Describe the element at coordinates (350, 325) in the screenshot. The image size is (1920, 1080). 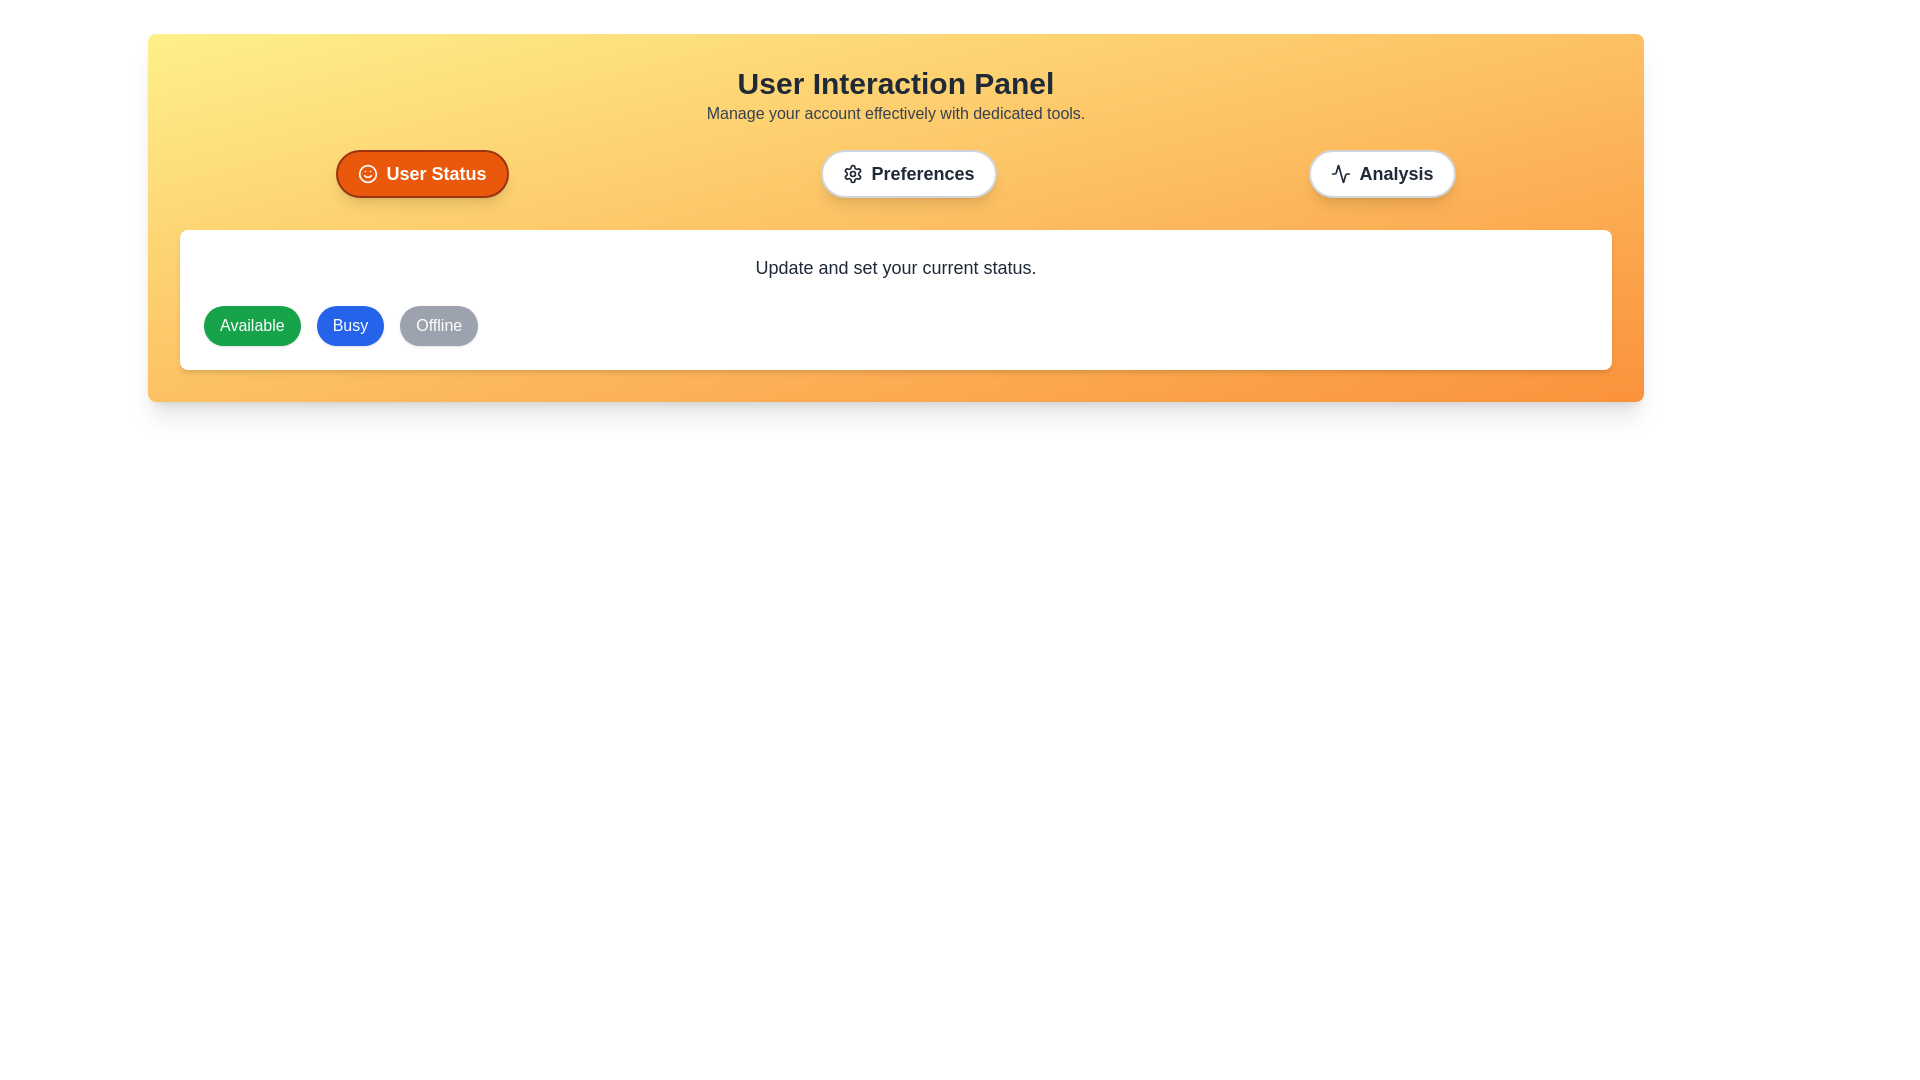
I see `the user status to Busy by clicking the corresponding button` at that location.